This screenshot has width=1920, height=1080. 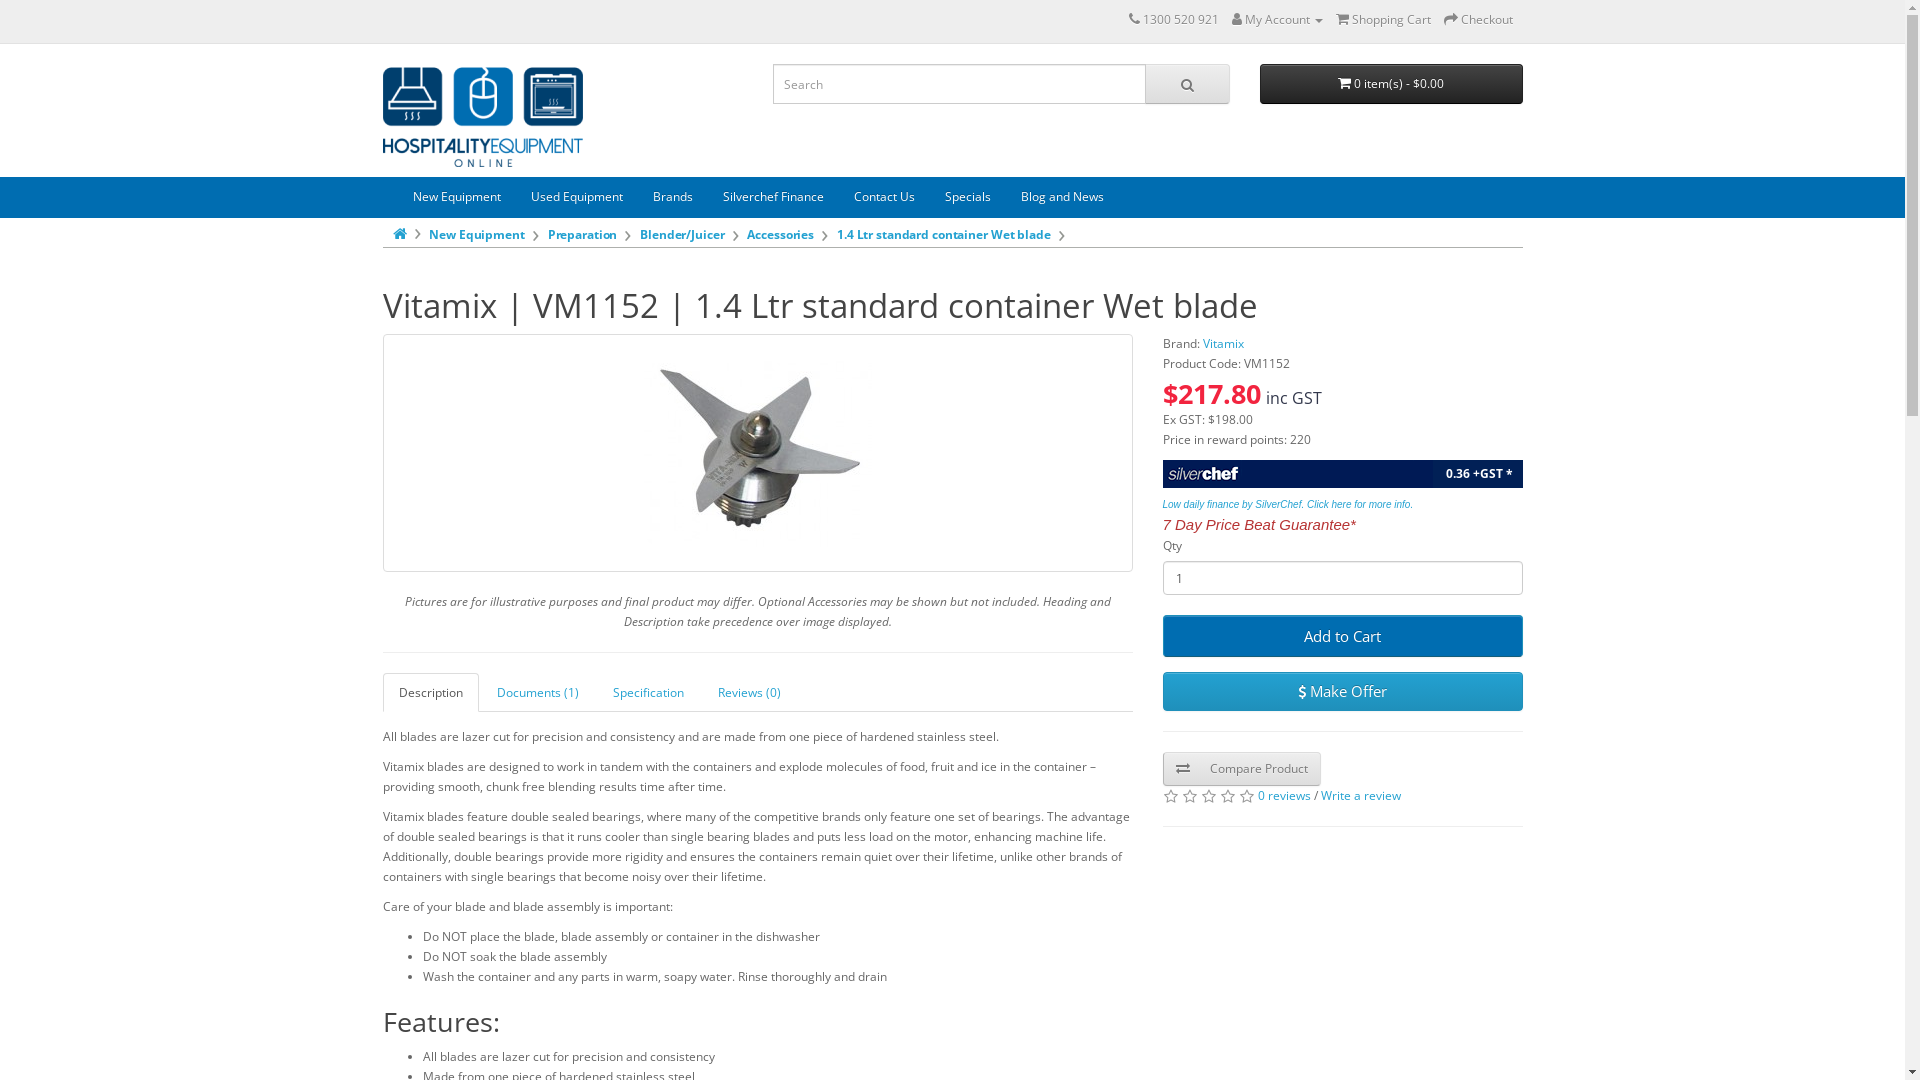 I want to click on '1.4 Ltr standard container Wet blade', so click(x=756, y=452).